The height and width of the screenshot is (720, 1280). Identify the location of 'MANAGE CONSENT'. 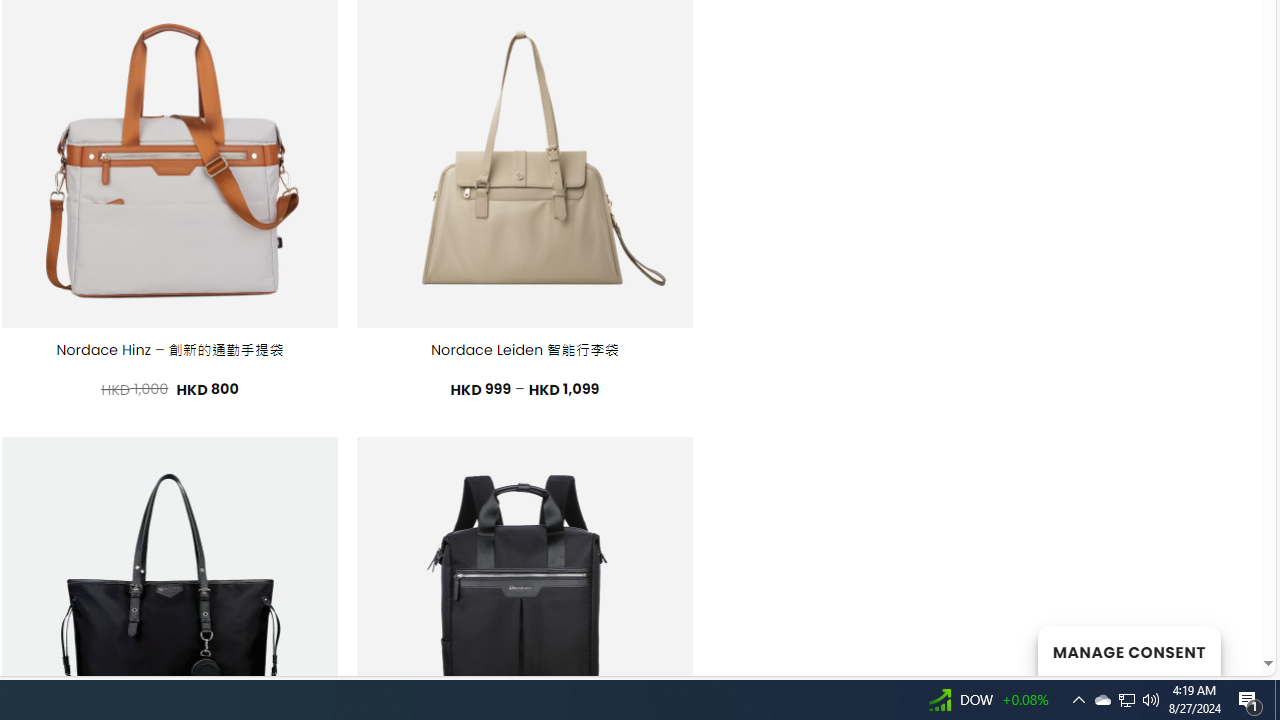
(1128, 650).